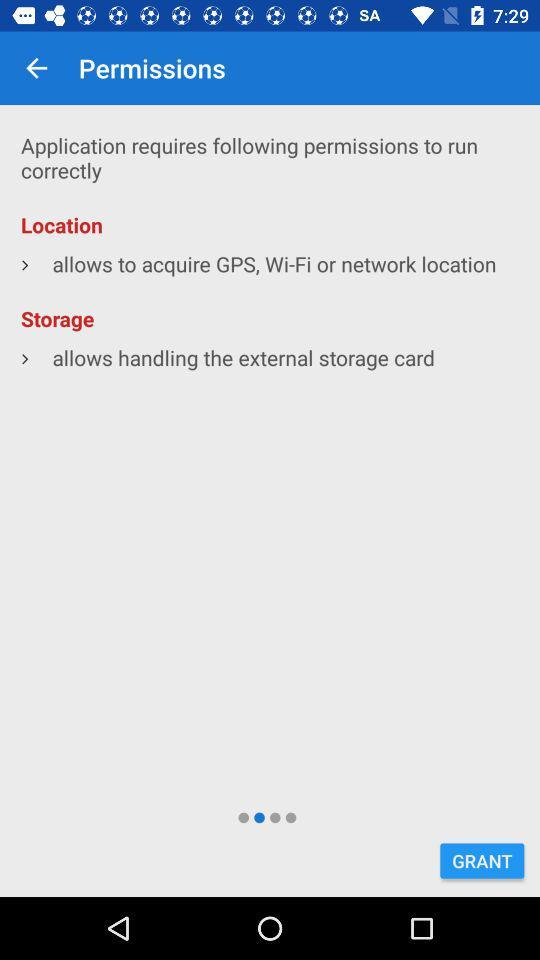 This screenshot has width=540, height=960. What do you see at coordinates (36, 68) in the screenshot?
I see `app above application requires following icon` at bounding box center [36, 68].